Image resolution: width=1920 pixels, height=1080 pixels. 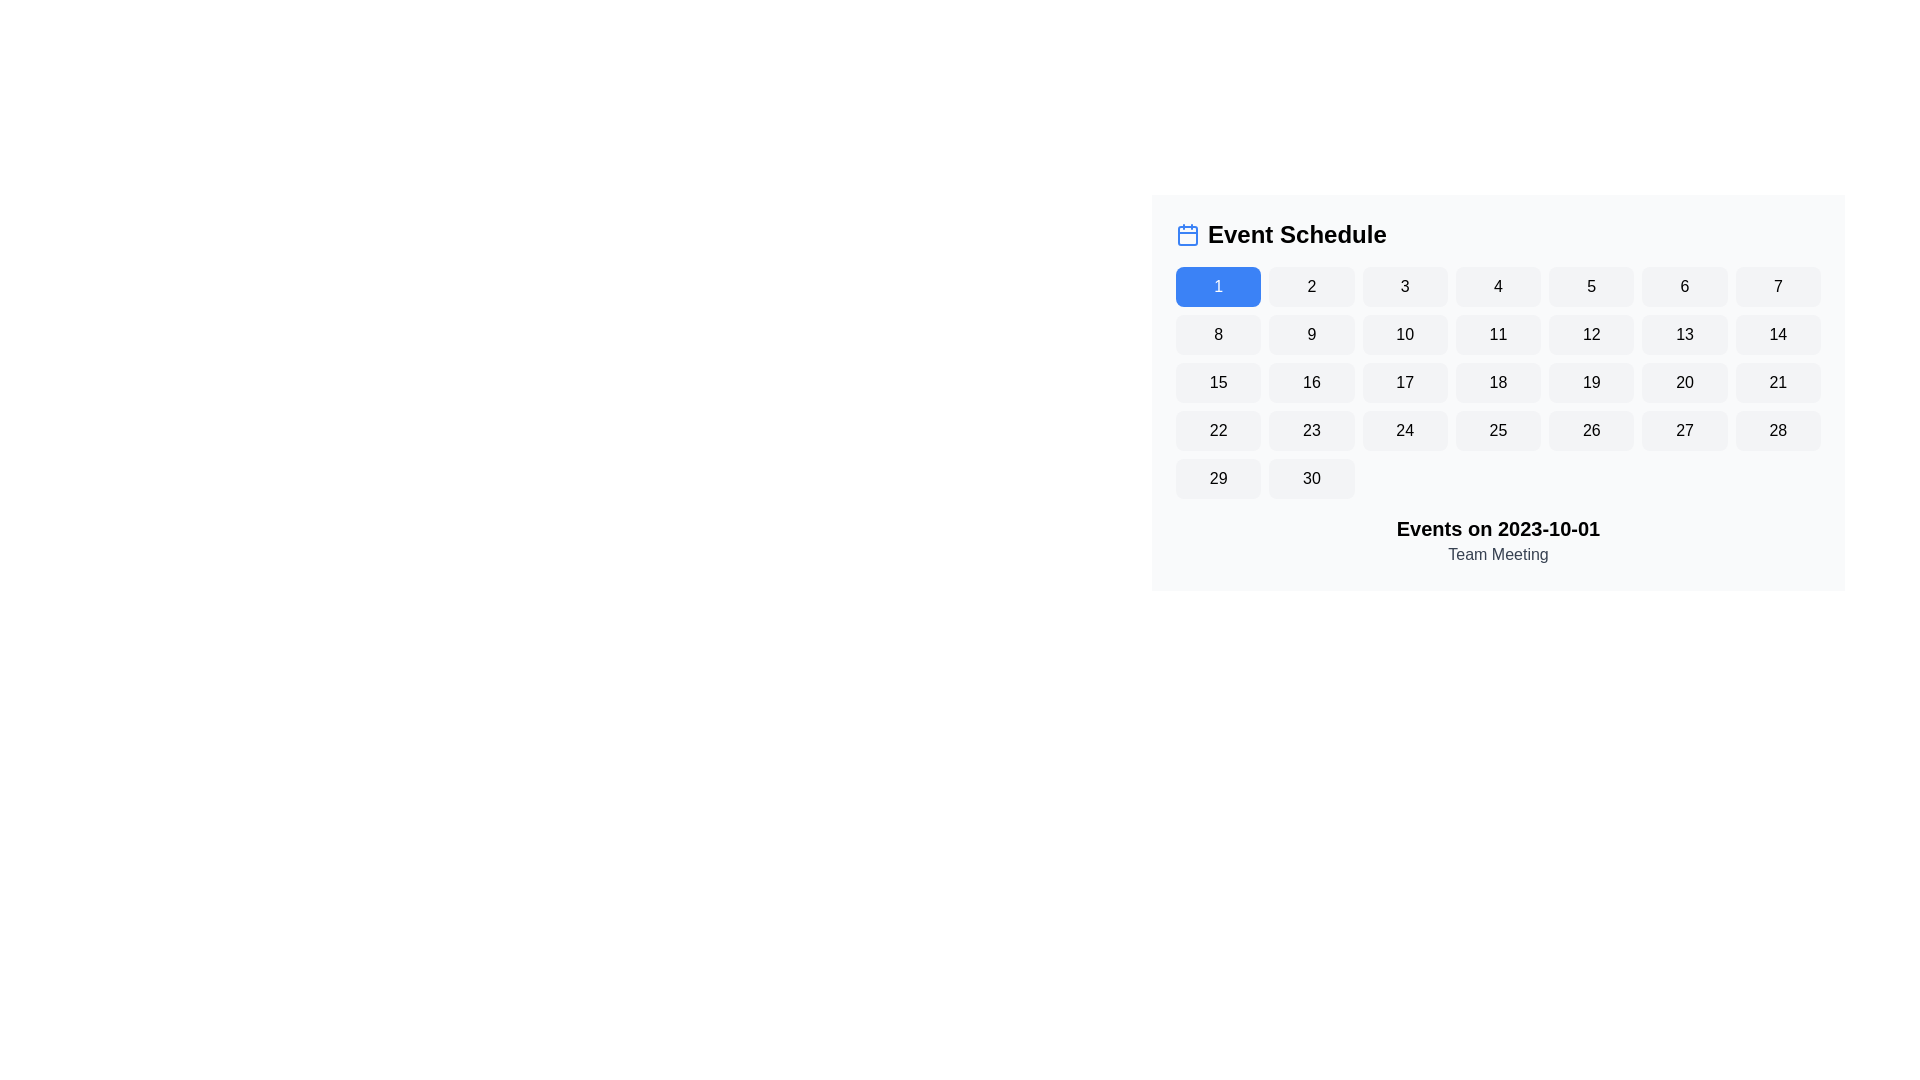 I want to click on the interactive button for selecting the day '14' in the calendar view located beneath the title 'Event Schedule', so click(x=1778, y=334).